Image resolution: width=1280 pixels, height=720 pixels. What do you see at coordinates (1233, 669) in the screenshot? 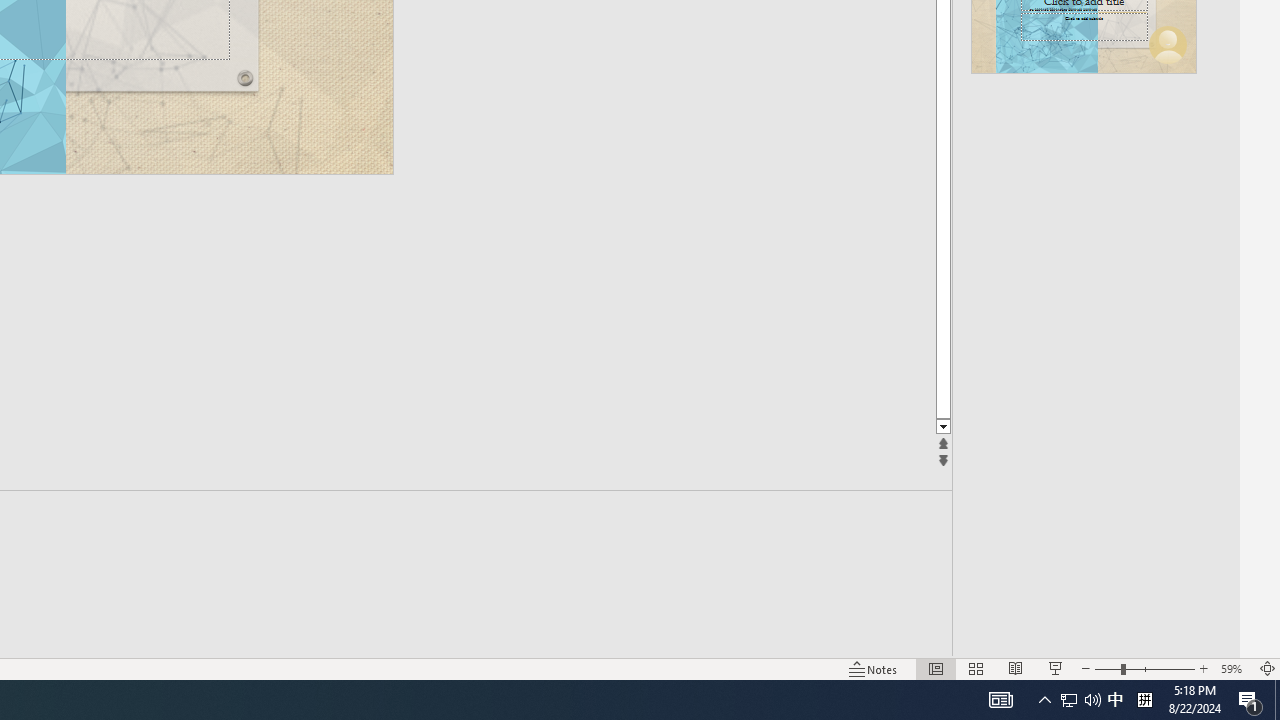
I see `'Zoom 59%'` at bounding box center [1233, 669].